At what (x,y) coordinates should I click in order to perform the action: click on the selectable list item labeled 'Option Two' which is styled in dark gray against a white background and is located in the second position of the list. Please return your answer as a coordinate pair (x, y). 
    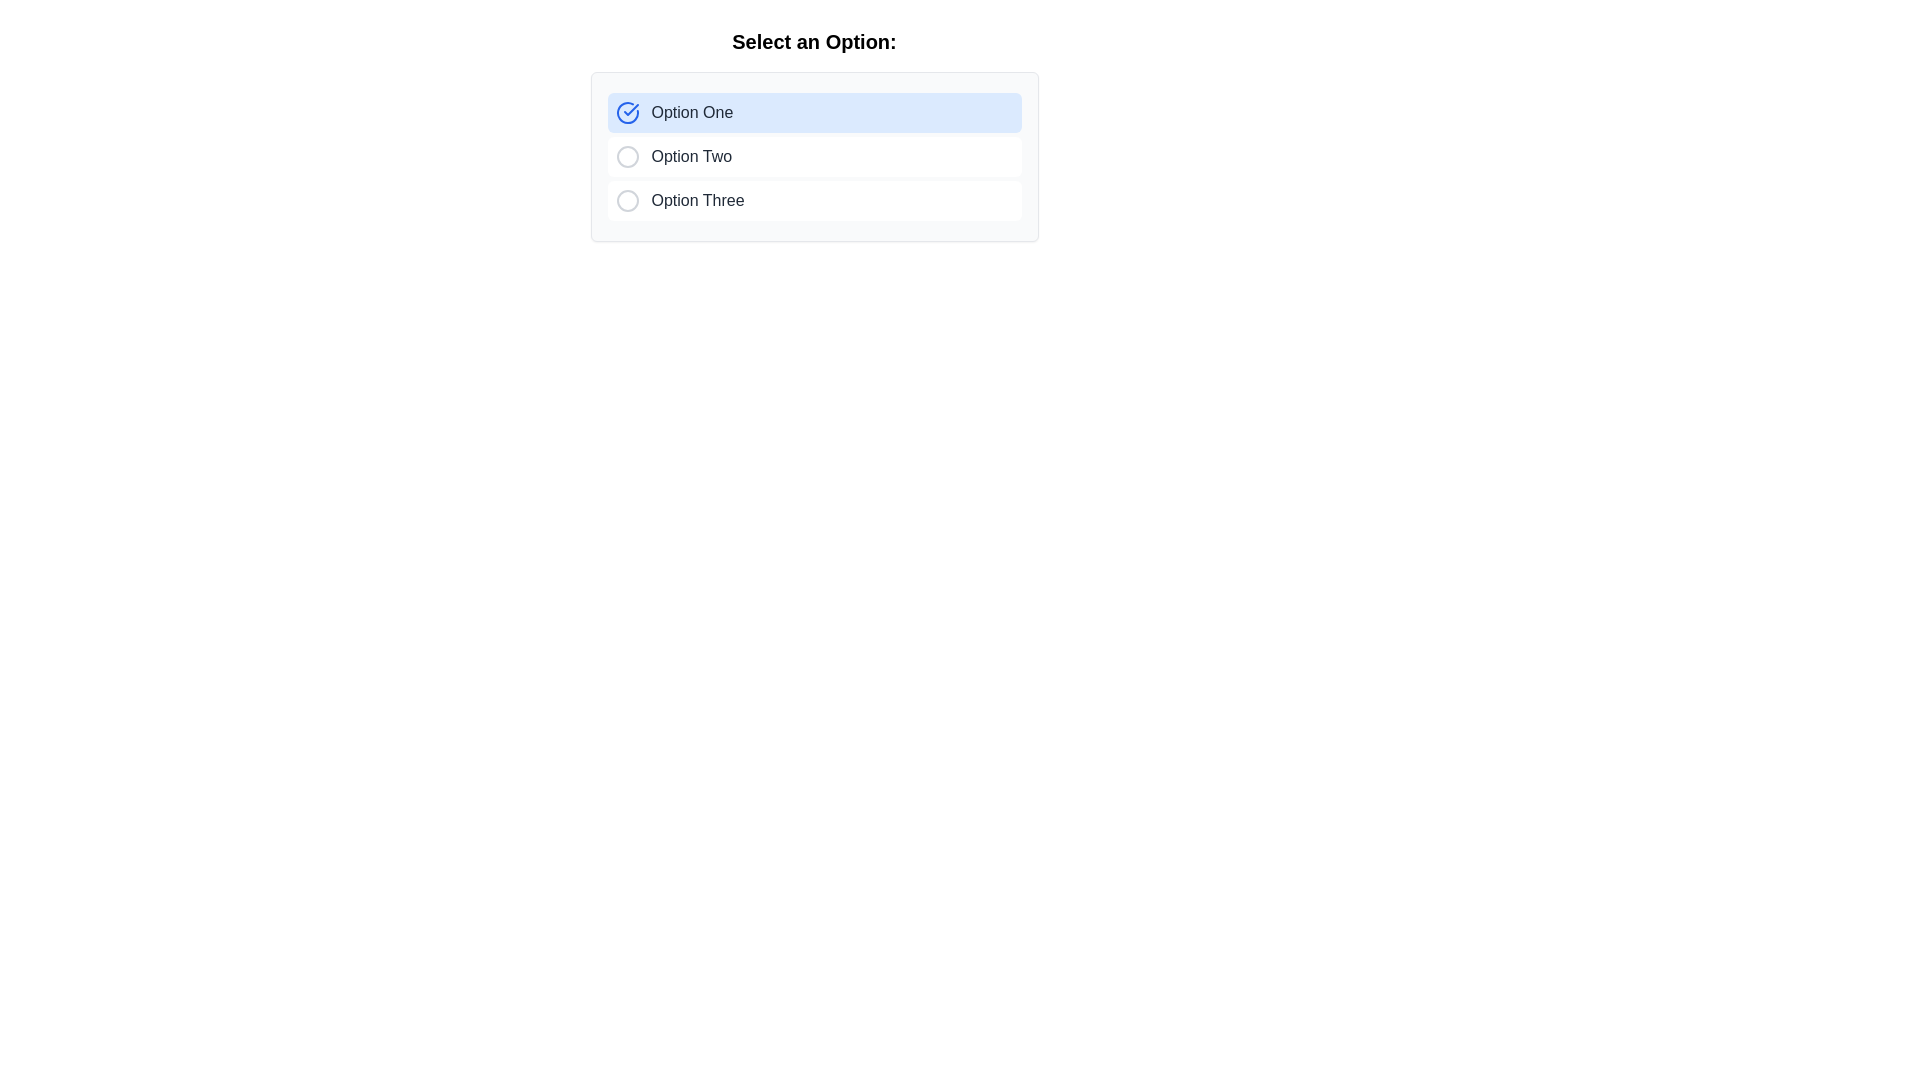
    Looking at the image, I should click on (814, 156).